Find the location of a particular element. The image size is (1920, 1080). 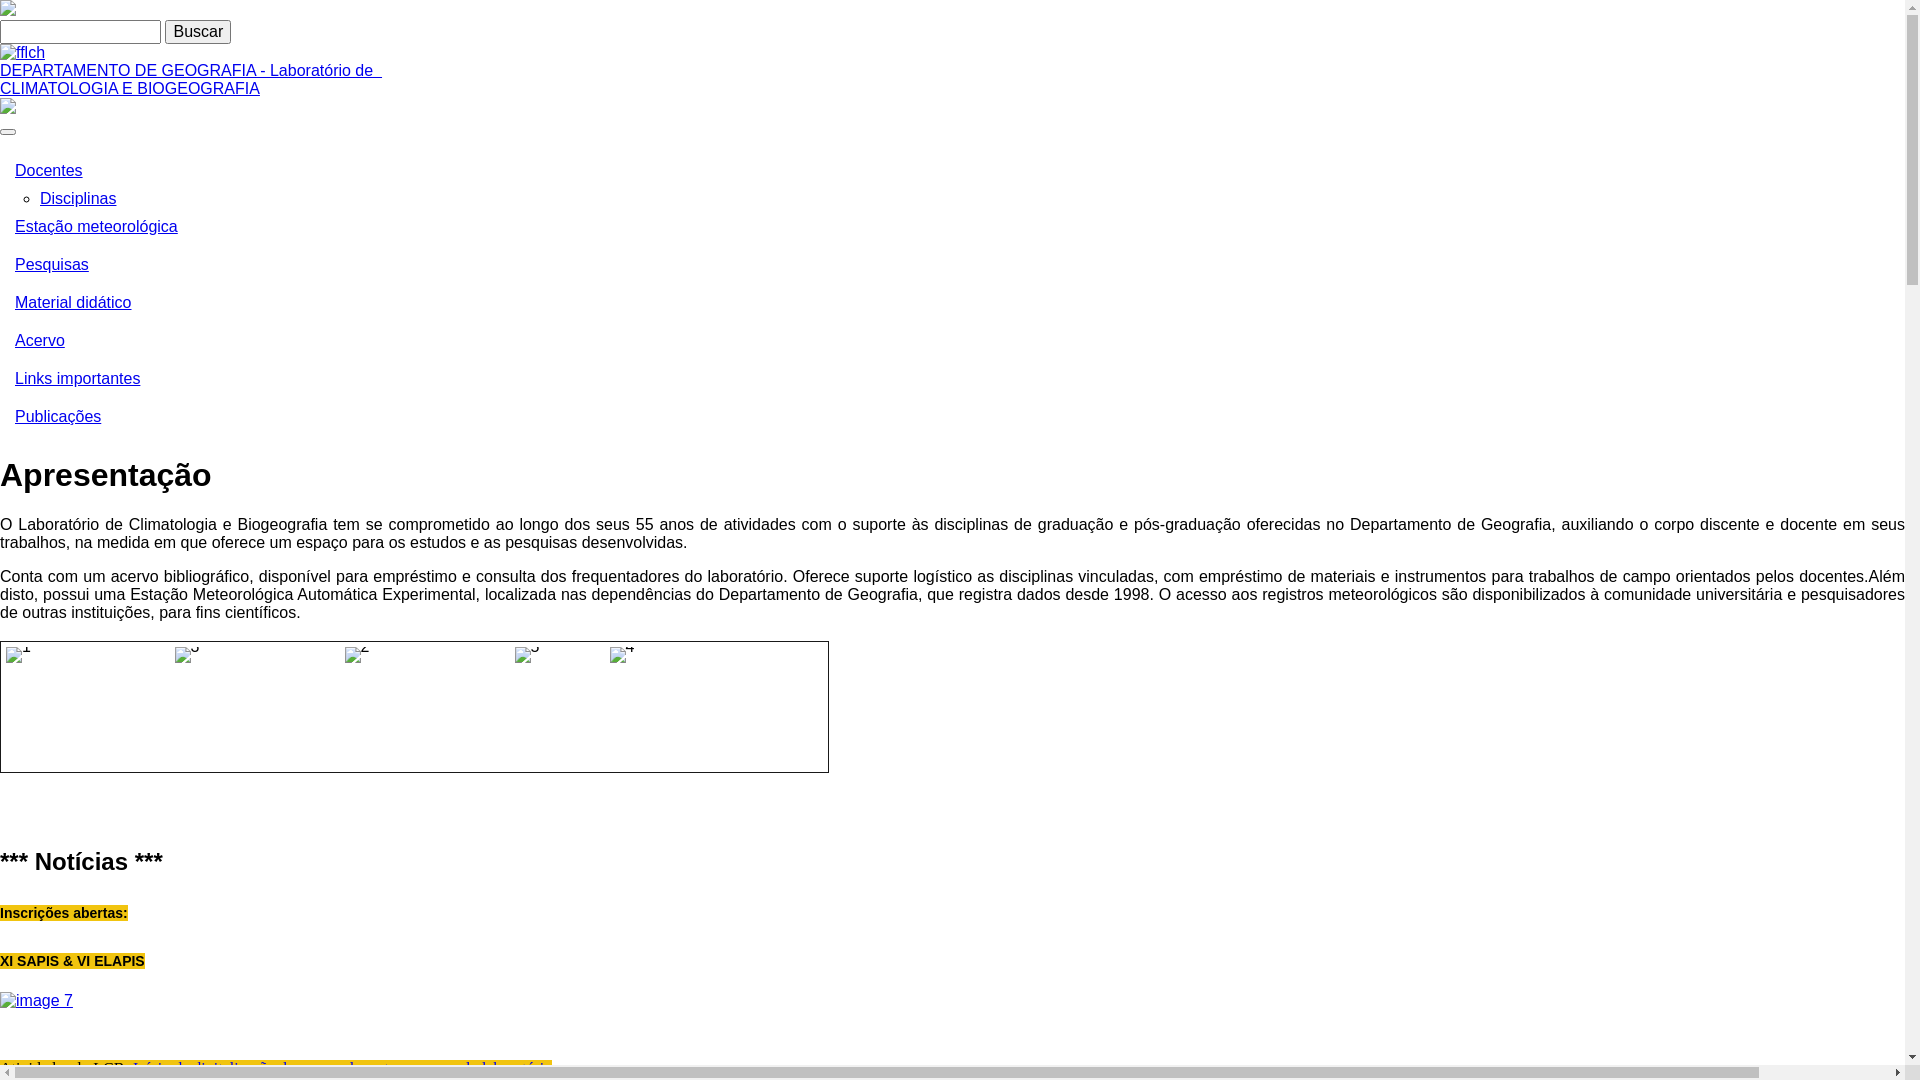

'SAPIS' is located at coordinates (36, 1000).